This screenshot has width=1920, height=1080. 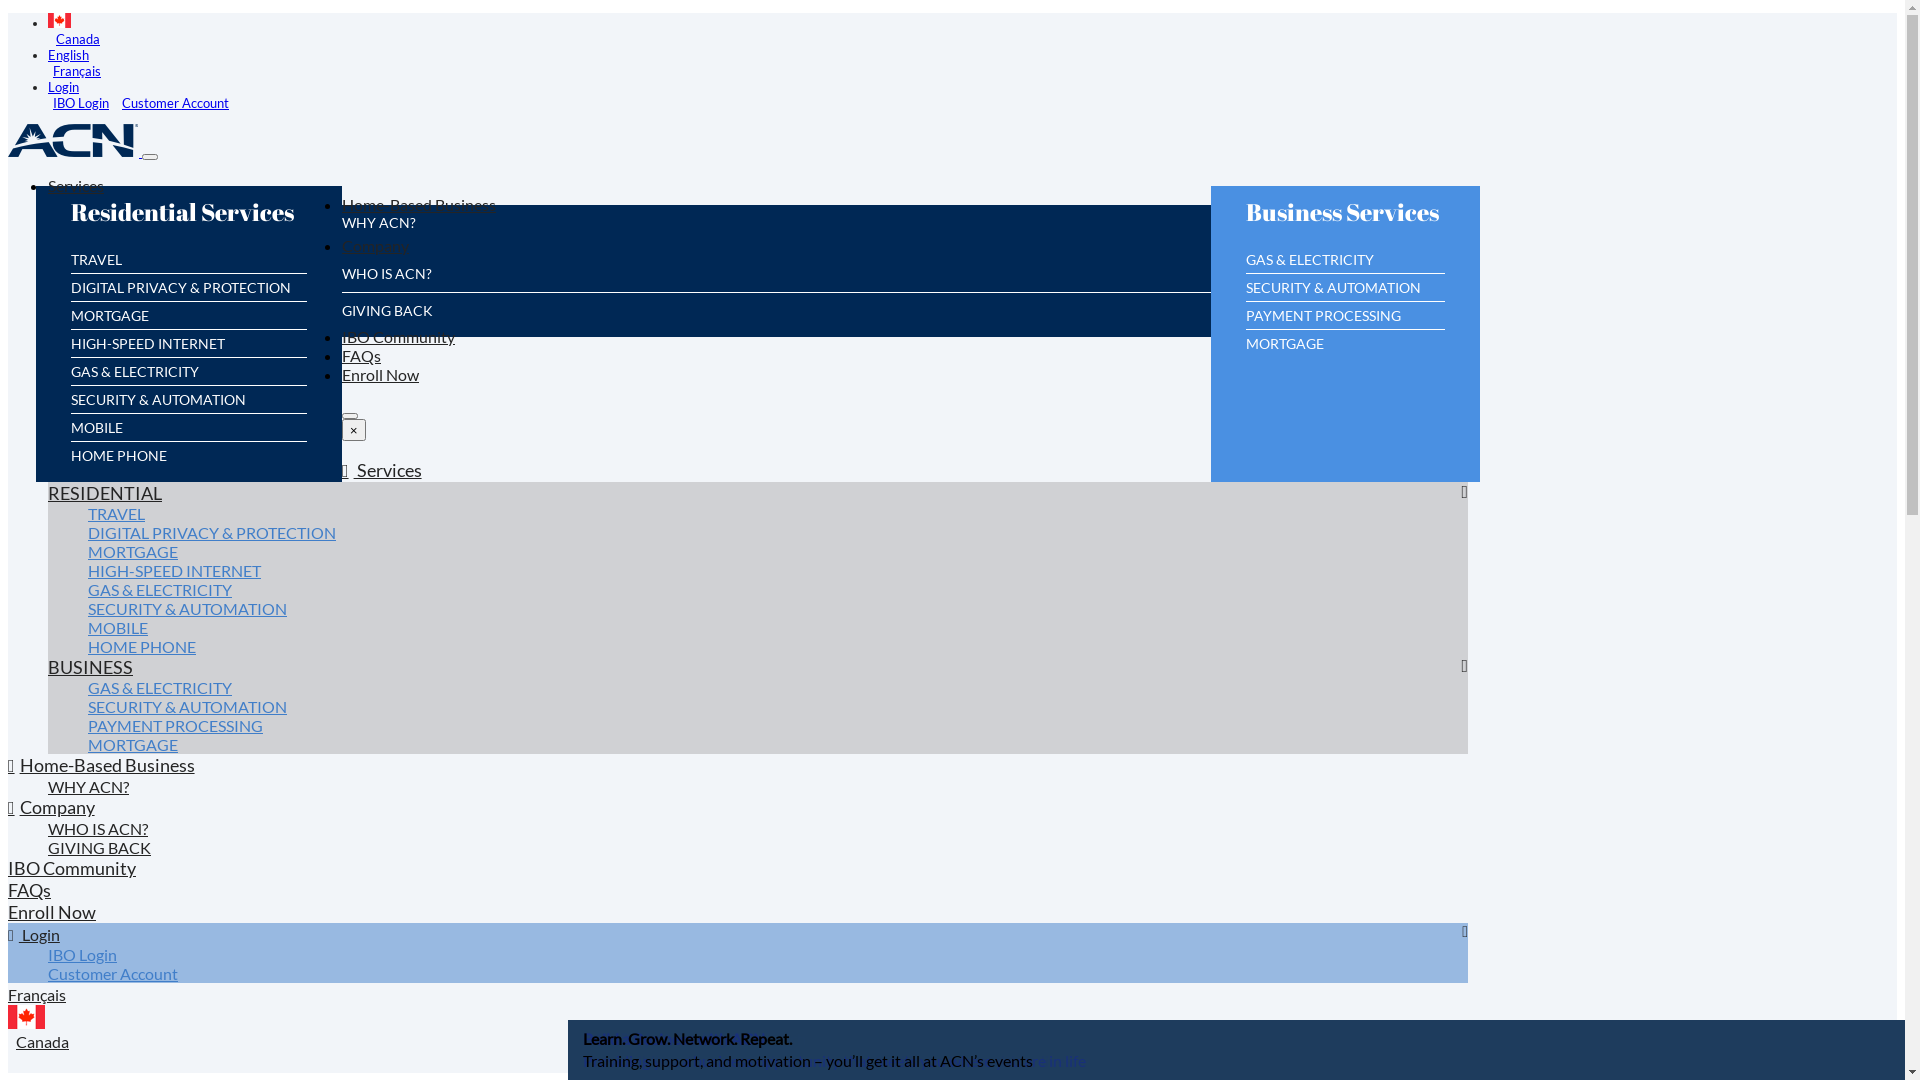 I want to click on 'Home-Based Business', so click(x=100, y=771).